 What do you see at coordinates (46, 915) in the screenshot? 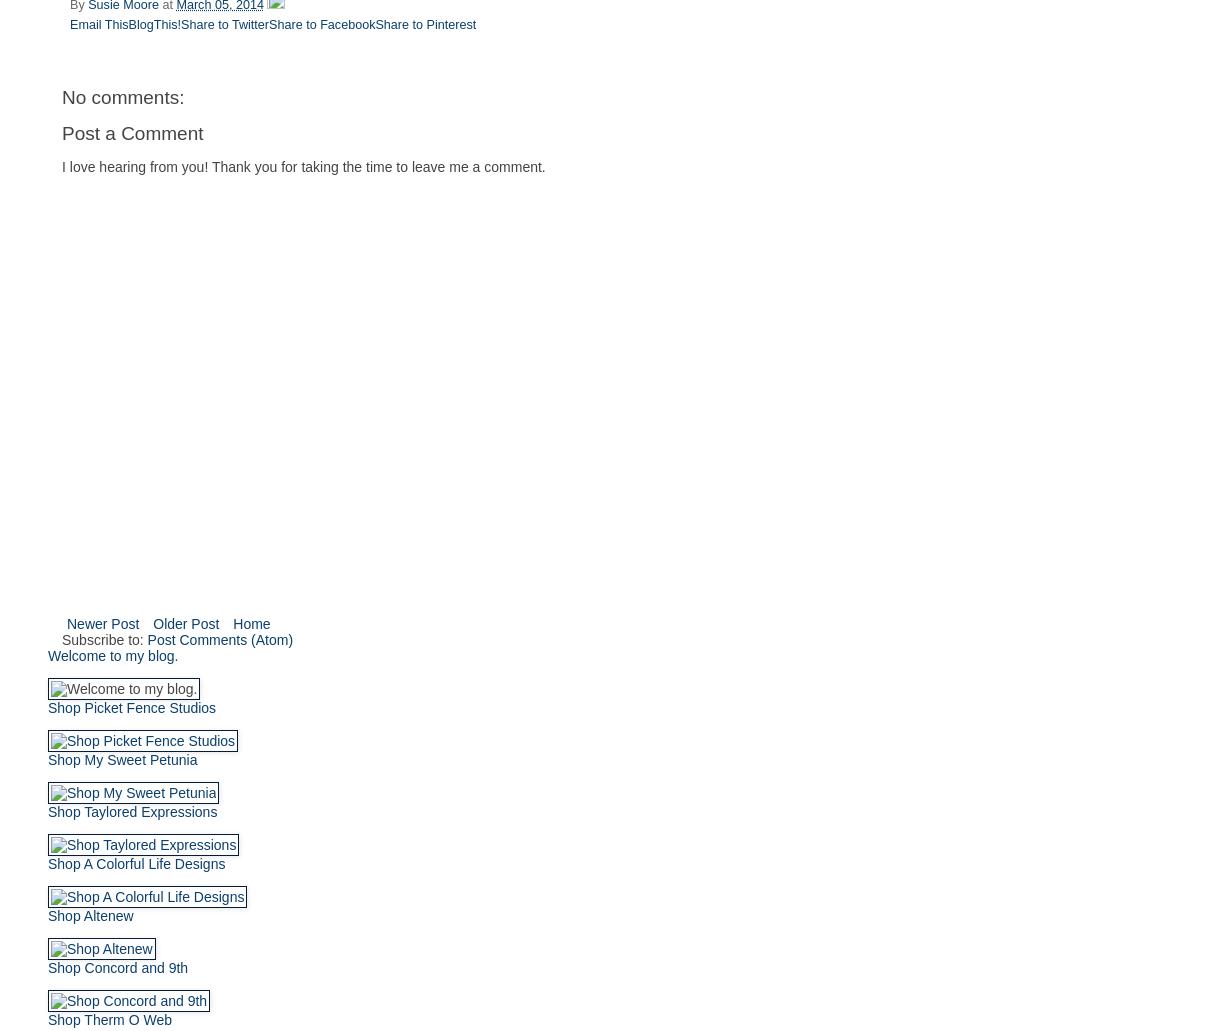
I see `'Shop Altenew'` at bounding box center [46, 915].